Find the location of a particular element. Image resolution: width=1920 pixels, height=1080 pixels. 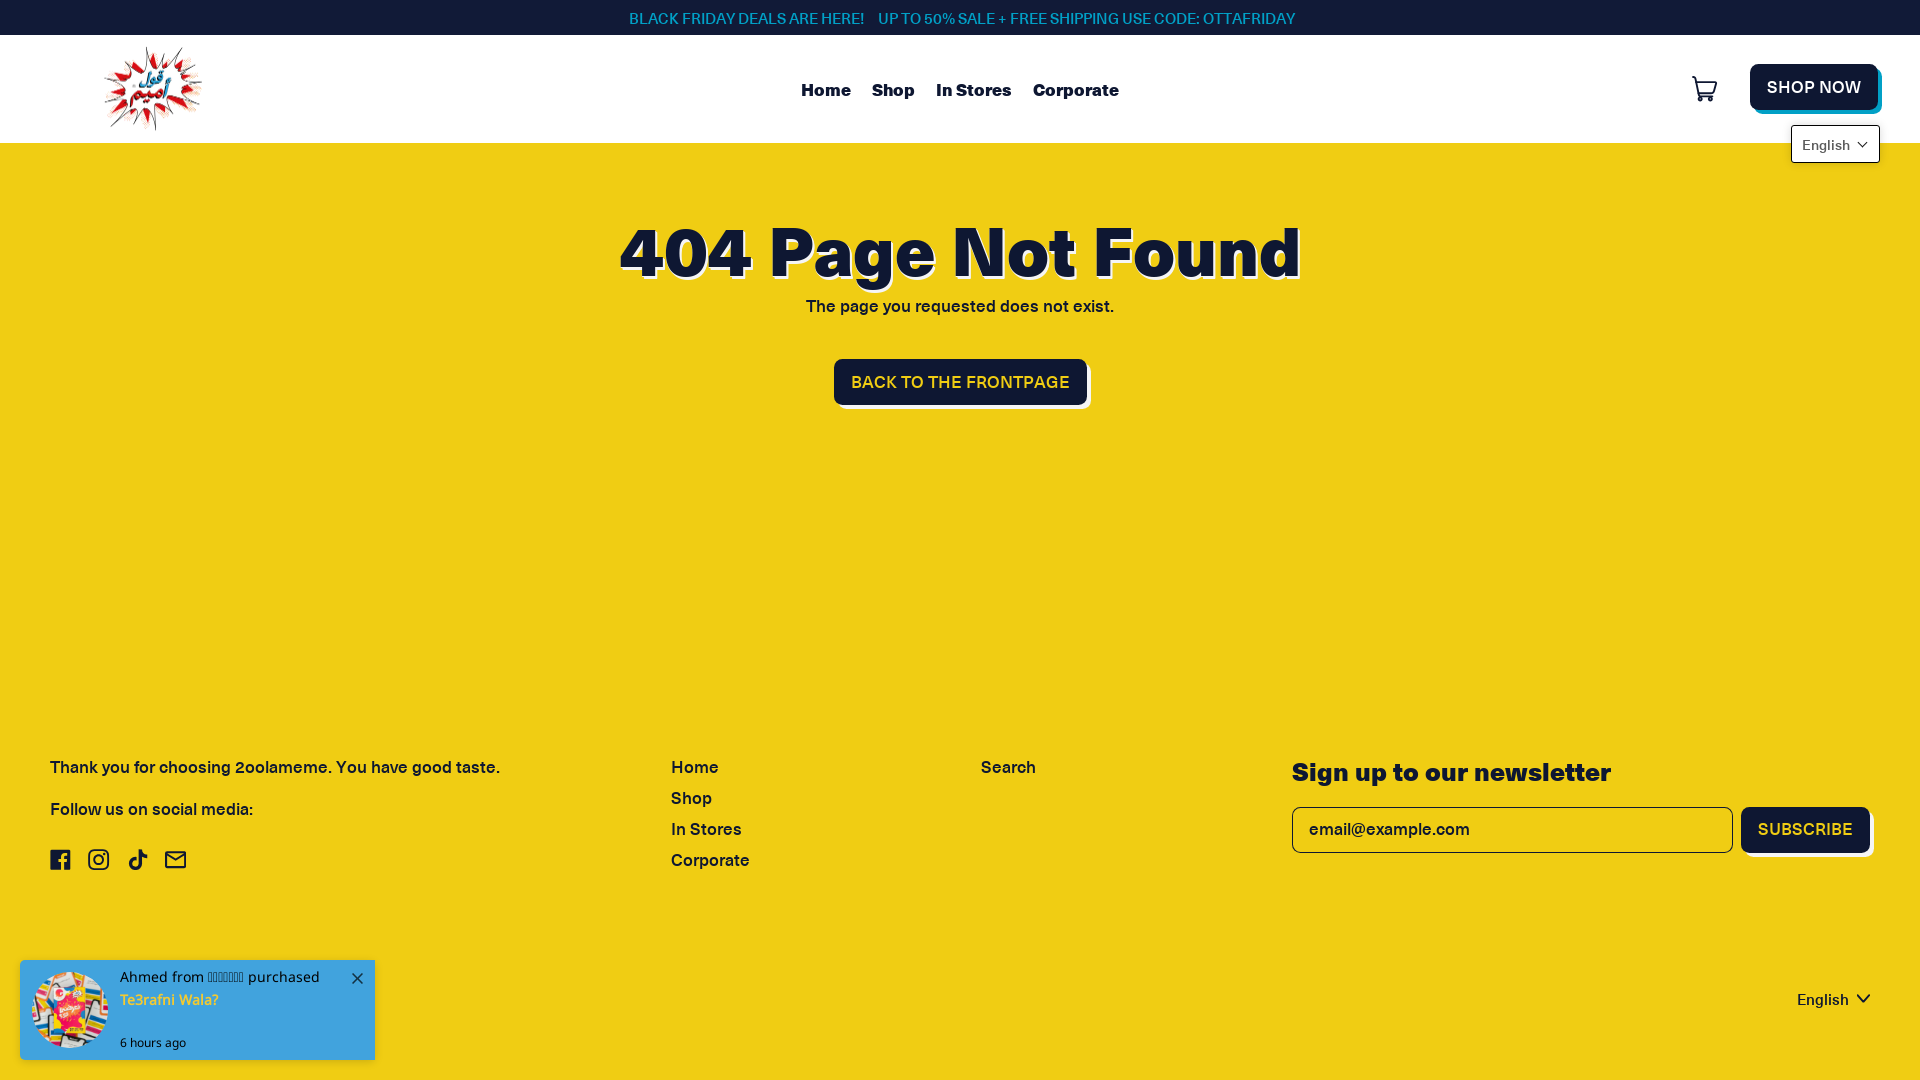

'Corporate' is located at coordinates (1022, 87).